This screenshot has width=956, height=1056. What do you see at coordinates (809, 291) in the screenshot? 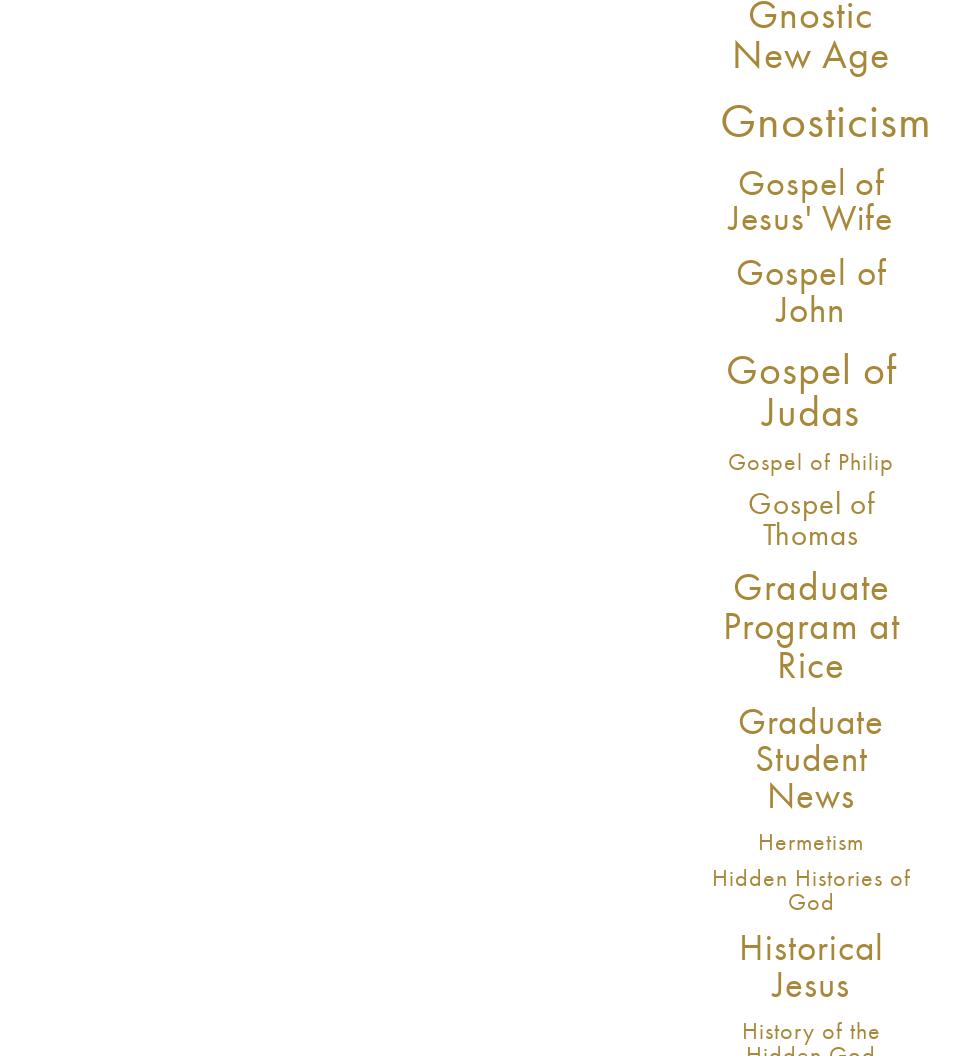
I see `'Gospel of John'` at bounding box center [809, 291].